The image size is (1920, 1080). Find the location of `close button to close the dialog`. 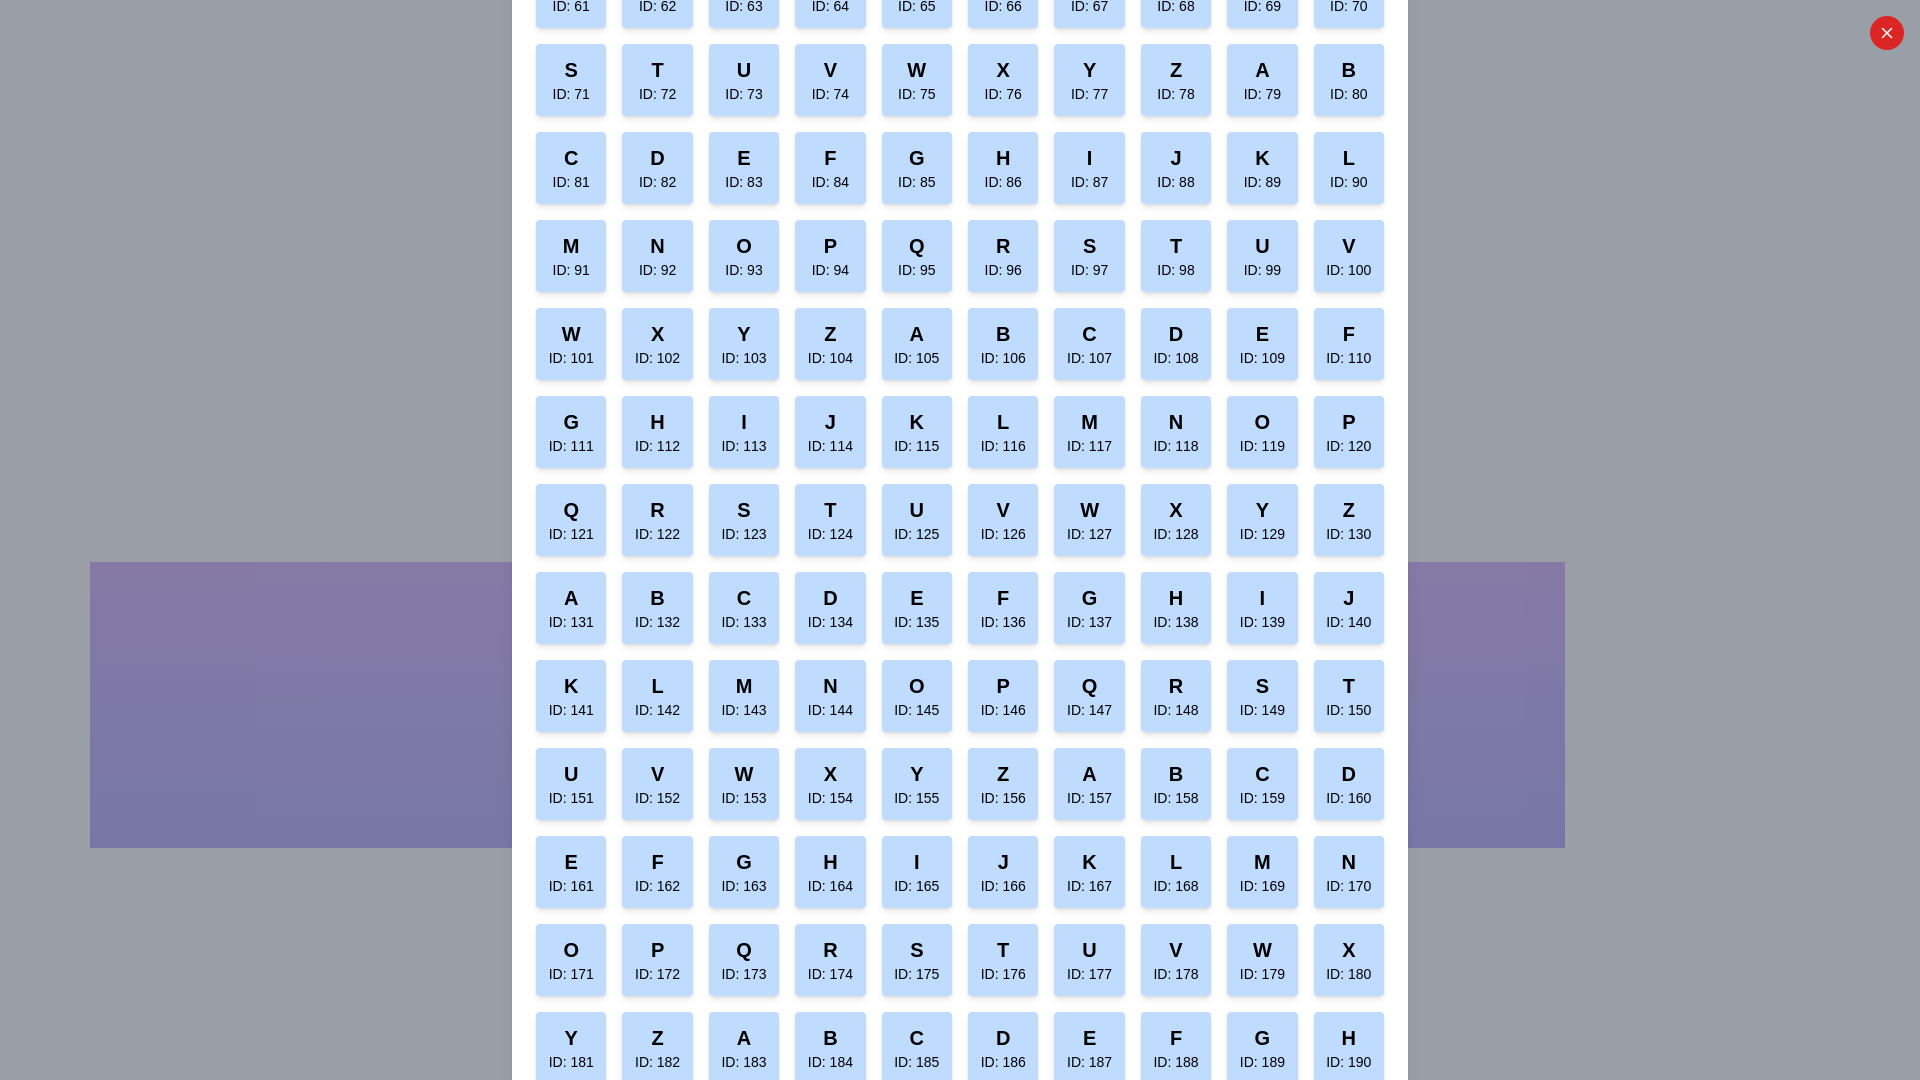

close button to close the dialog is located at coordinates (1885, 33).